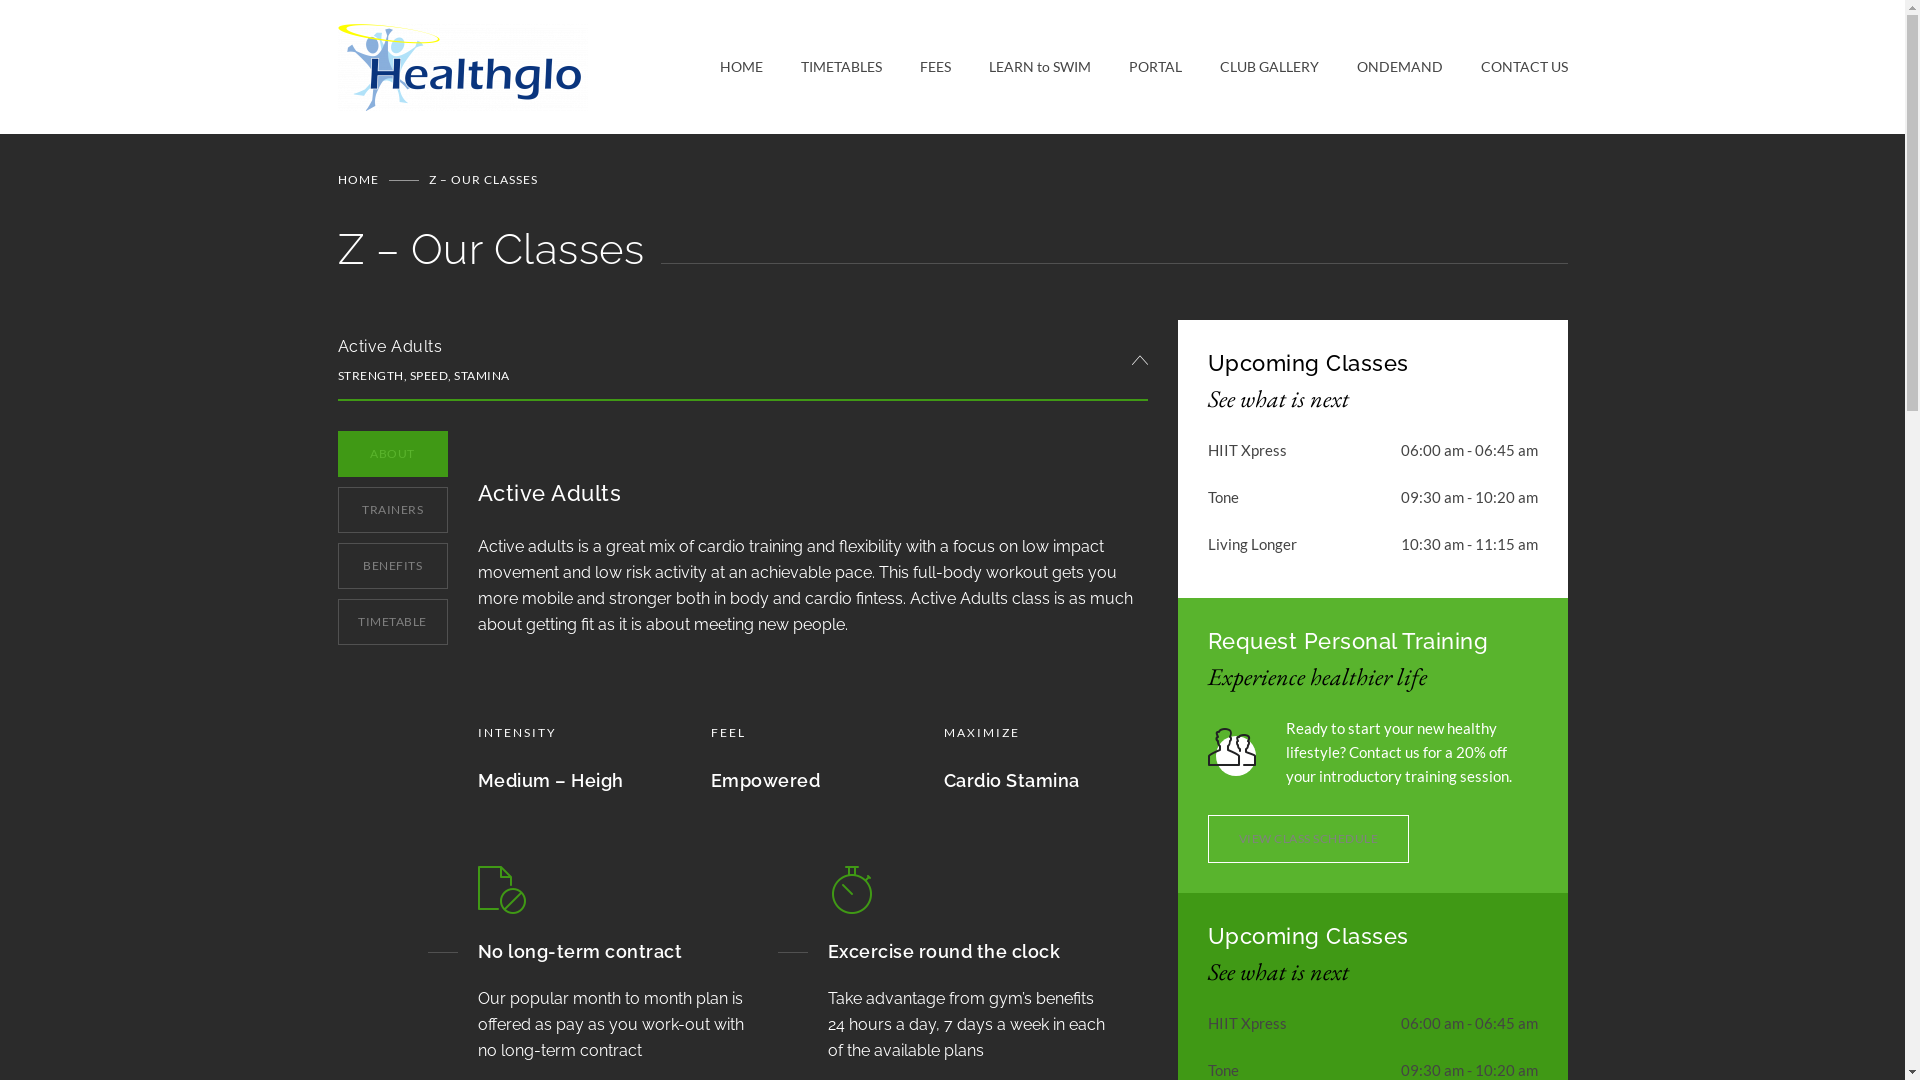 This screenshot has width=1920, height=1080. Describe the element at coordinates (393, 454) in the screenshot. I see `'ABOUT'` at that location.